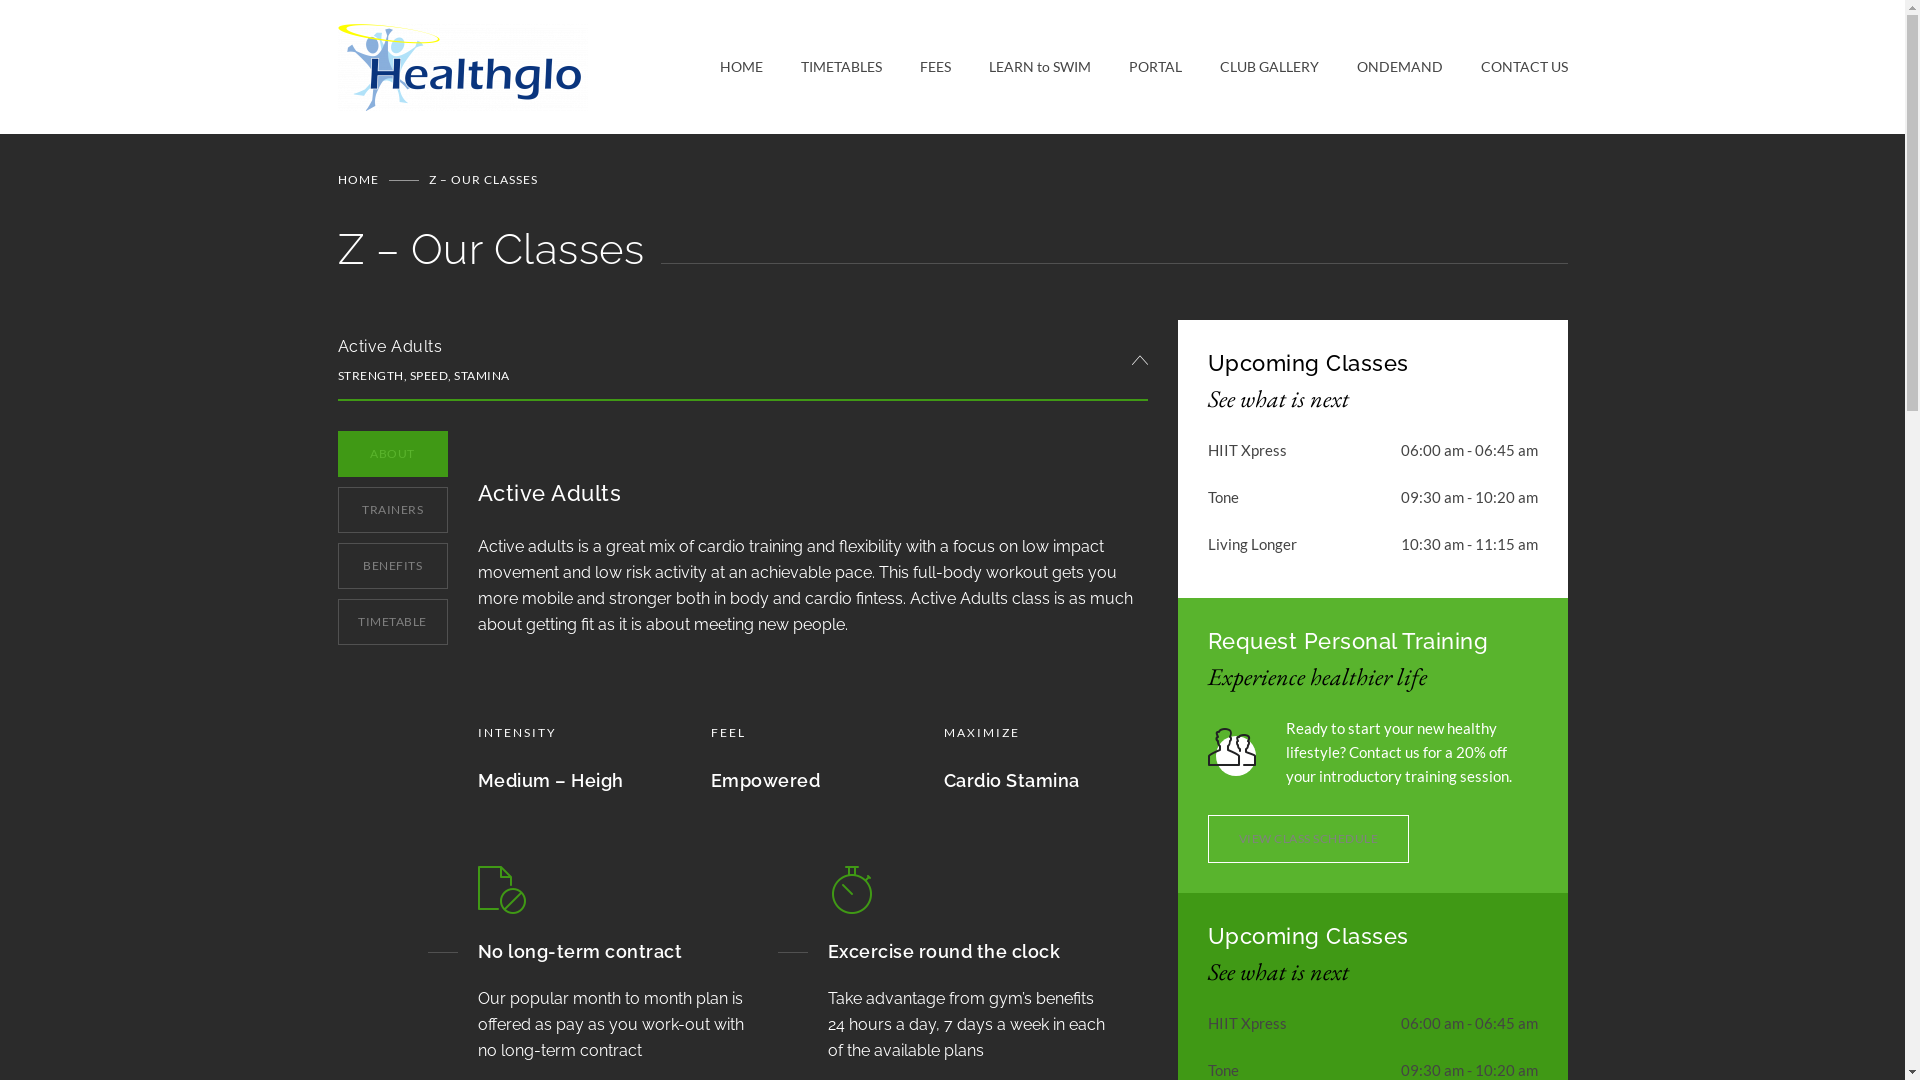 This screenshot has width=1920, height=1080. Describe the element at coordinates (393, 454) in the screenshot. I see `'ABOUT'` at that location.